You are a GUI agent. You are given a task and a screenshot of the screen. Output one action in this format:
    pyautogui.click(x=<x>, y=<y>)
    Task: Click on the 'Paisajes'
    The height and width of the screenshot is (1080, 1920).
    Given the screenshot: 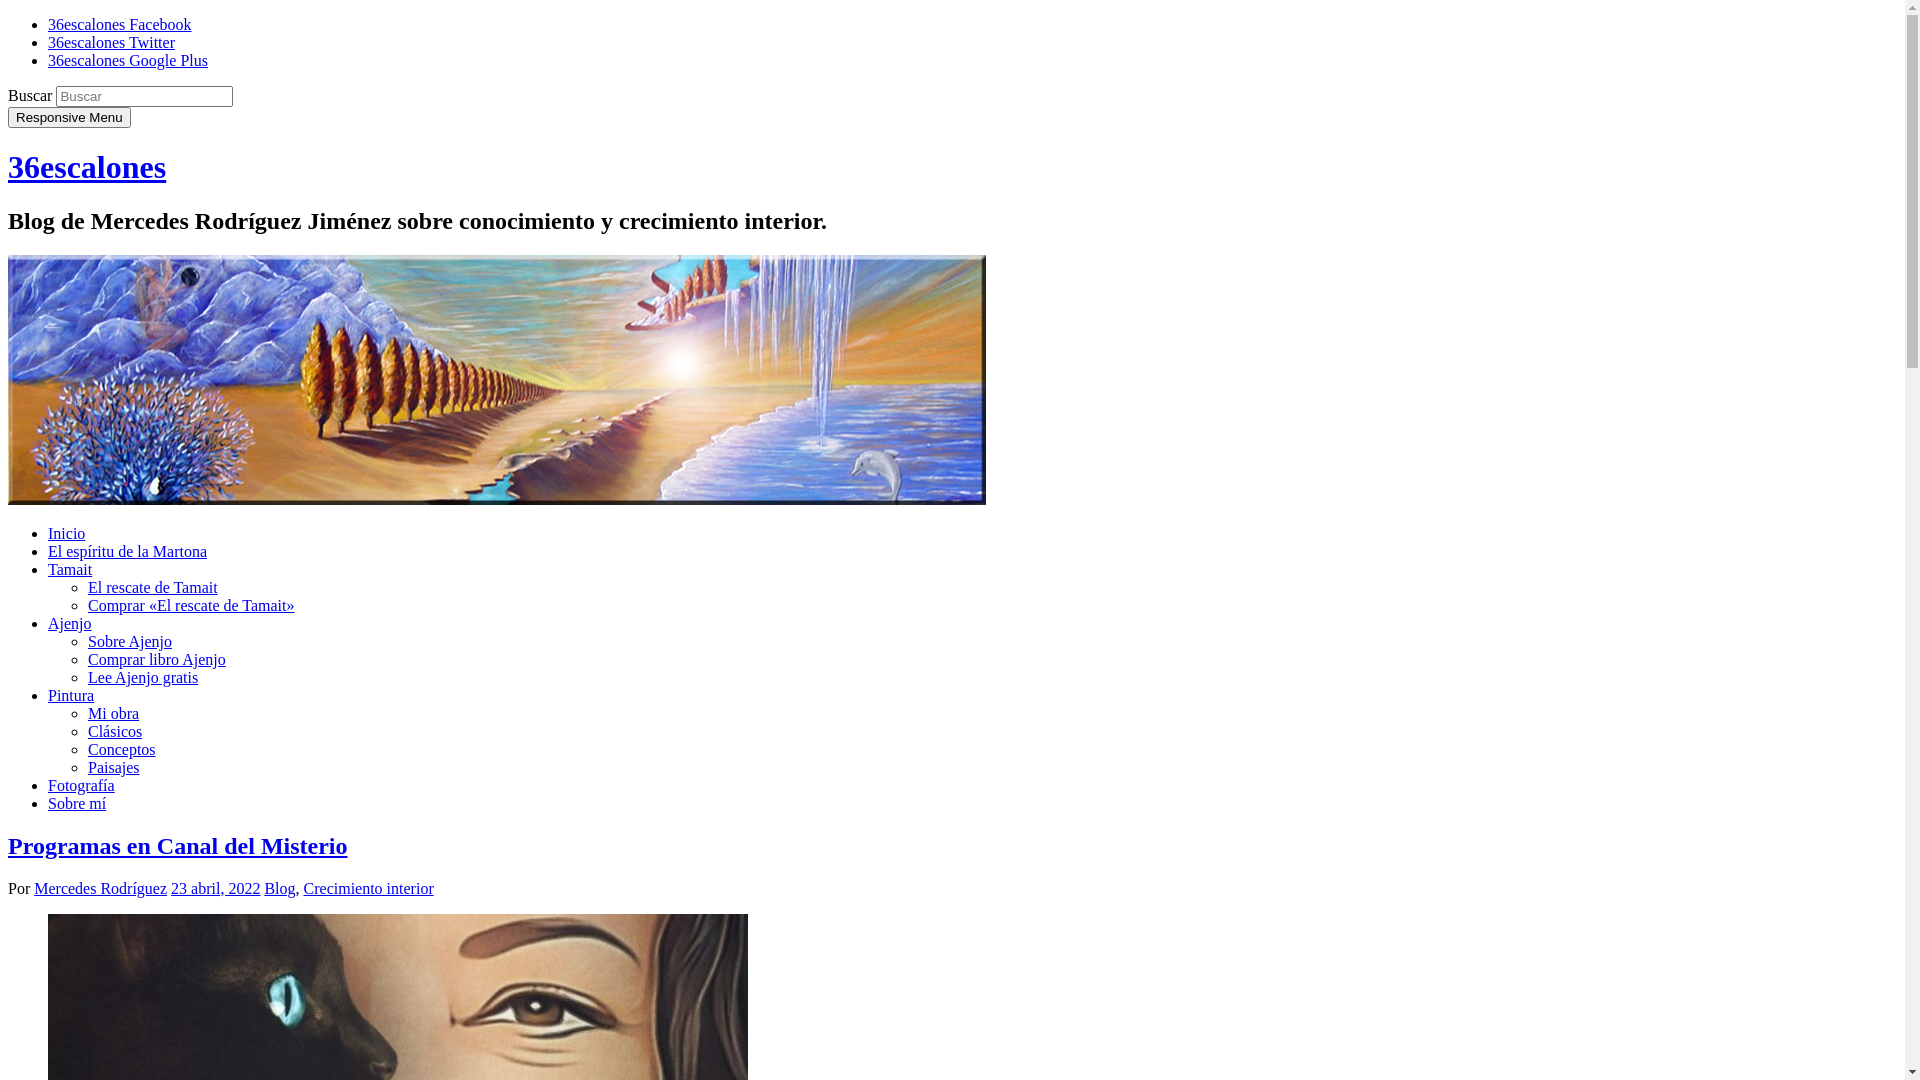 What is the action you would take?
    pyautogui.click(x=86, y=766)
    